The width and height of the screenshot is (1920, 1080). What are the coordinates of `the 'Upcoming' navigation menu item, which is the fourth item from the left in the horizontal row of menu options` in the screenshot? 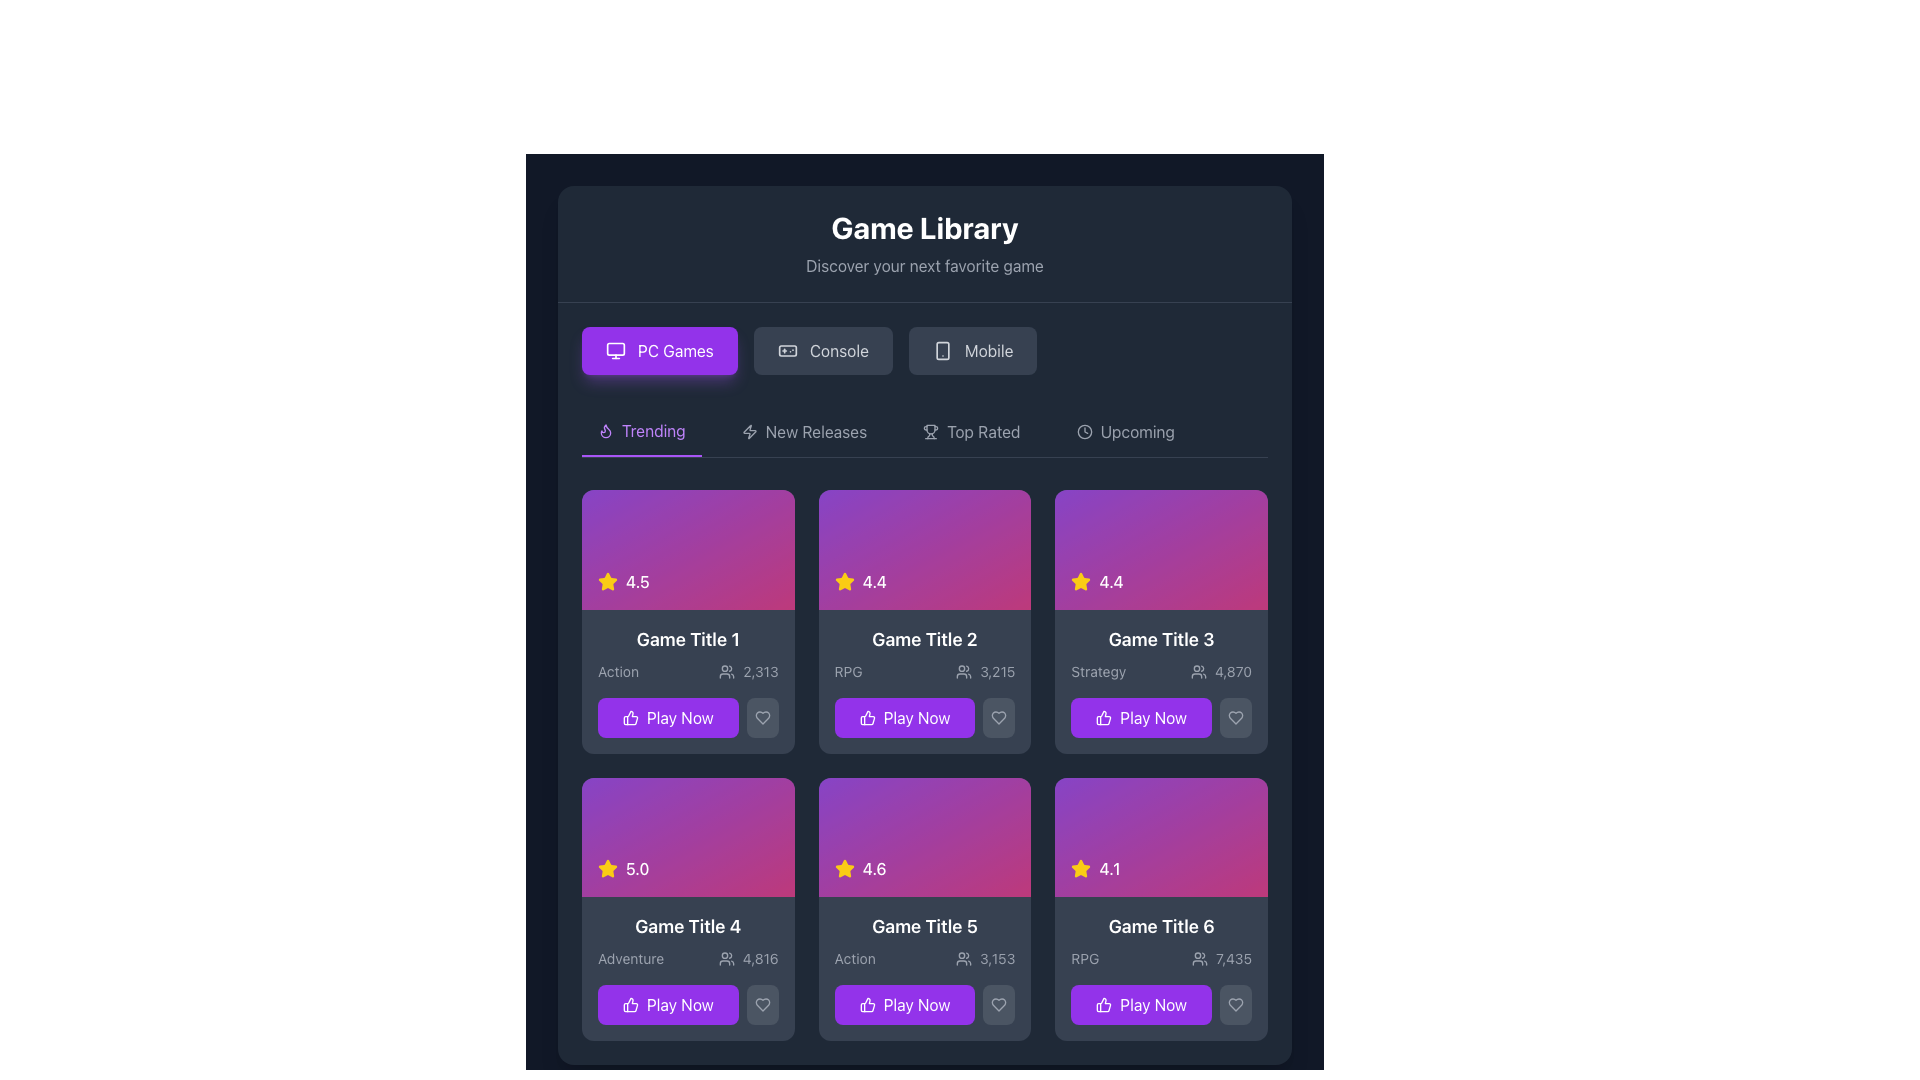 It's located at (1125, 431).